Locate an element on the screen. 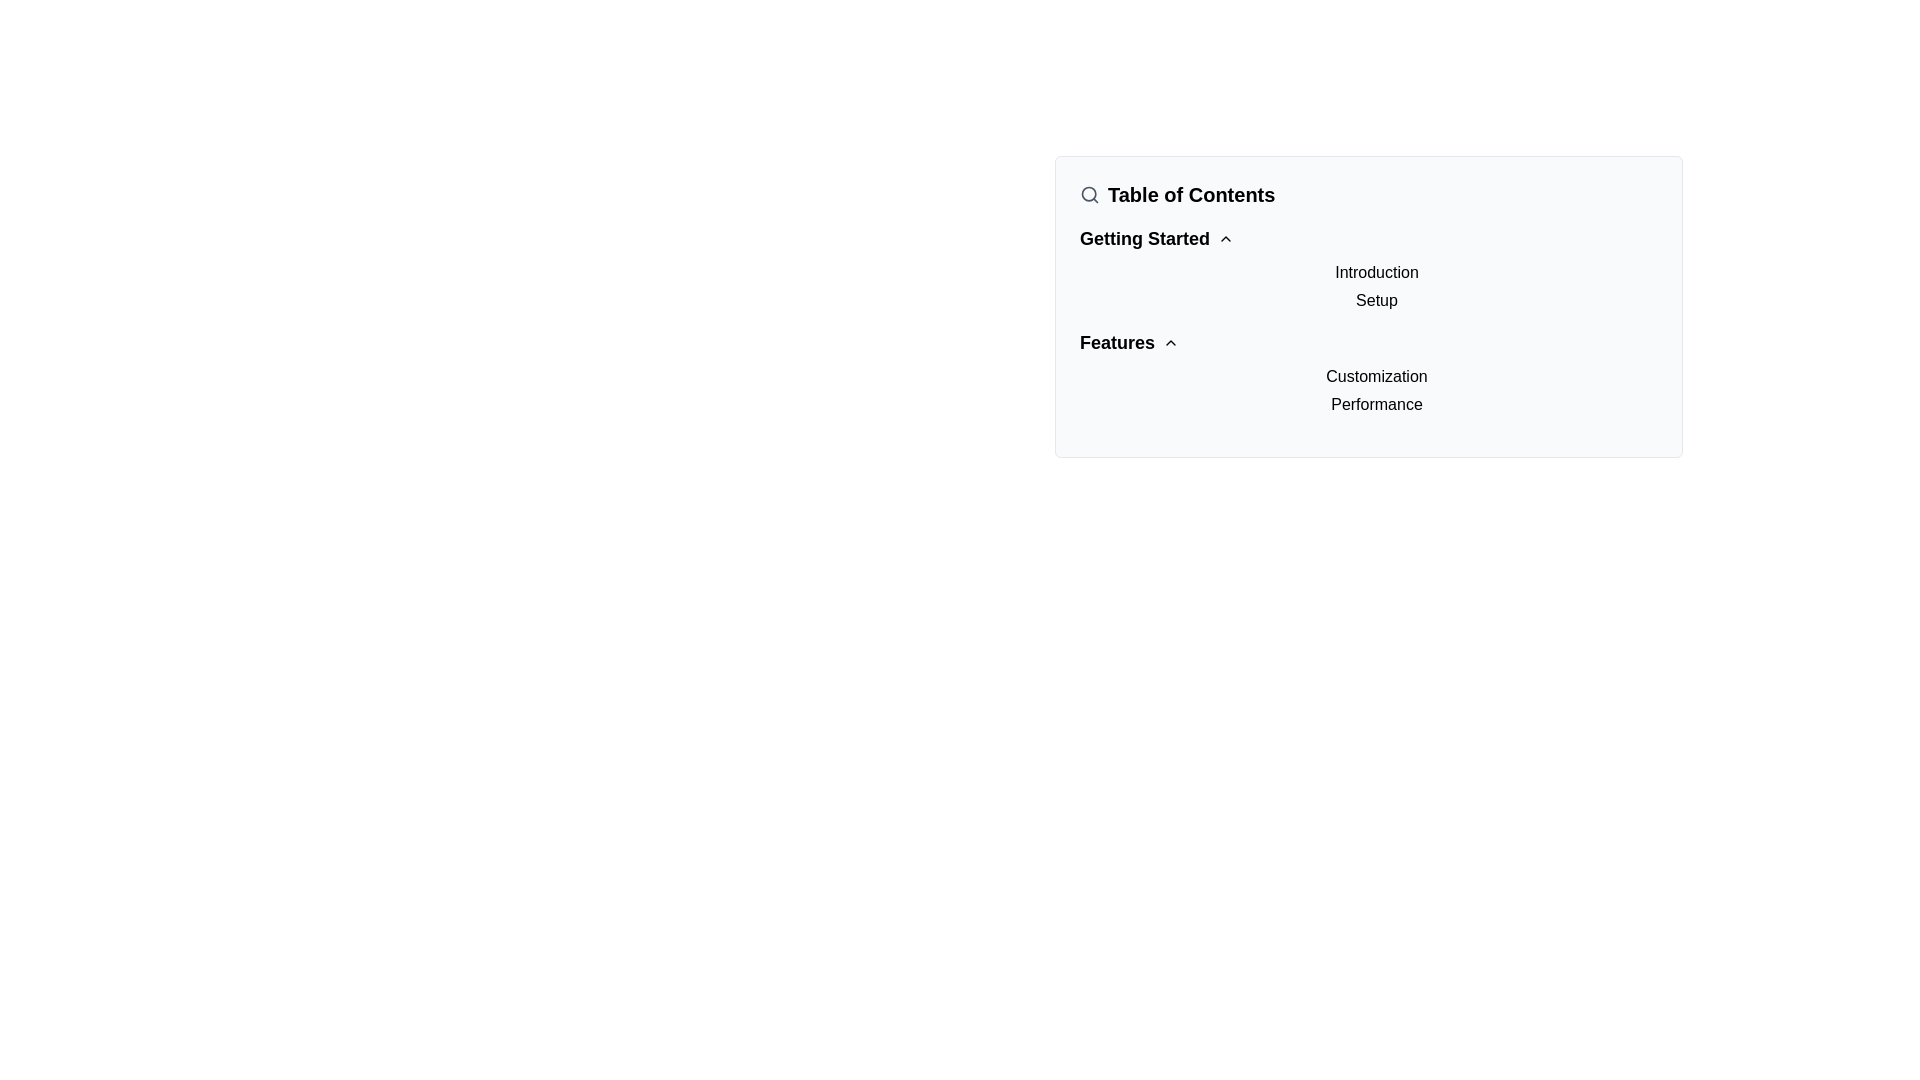 The image size is (1920, 1080). the 'Customization' textual link in the sidebar menu under the 'Features' section is located at coordinates (1376, 377).